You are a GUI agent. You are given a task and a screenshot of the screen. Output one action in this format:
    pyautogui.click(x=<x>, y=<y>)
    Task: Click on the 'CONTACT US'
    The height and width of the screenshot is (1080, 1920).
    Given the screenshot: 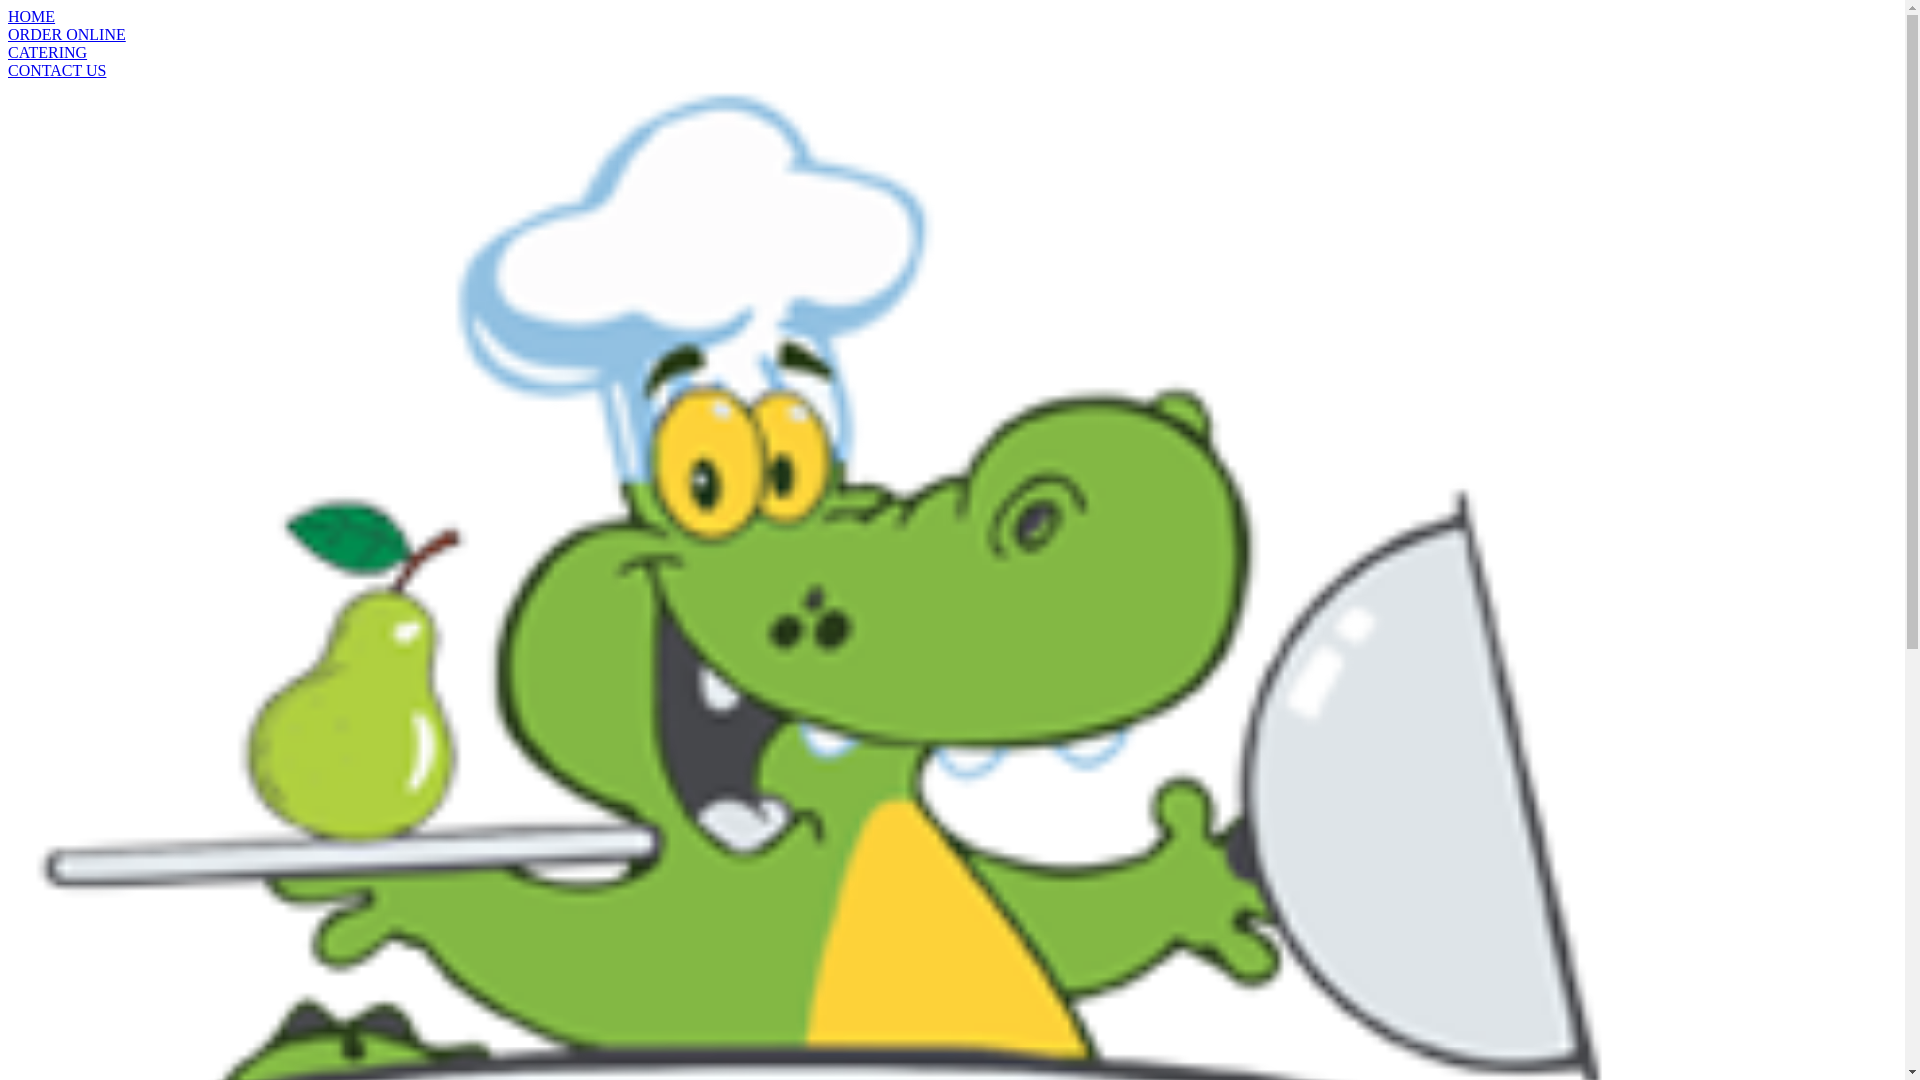 What is the action you would take?
    pyautogui.click(x=8, y=69)
    